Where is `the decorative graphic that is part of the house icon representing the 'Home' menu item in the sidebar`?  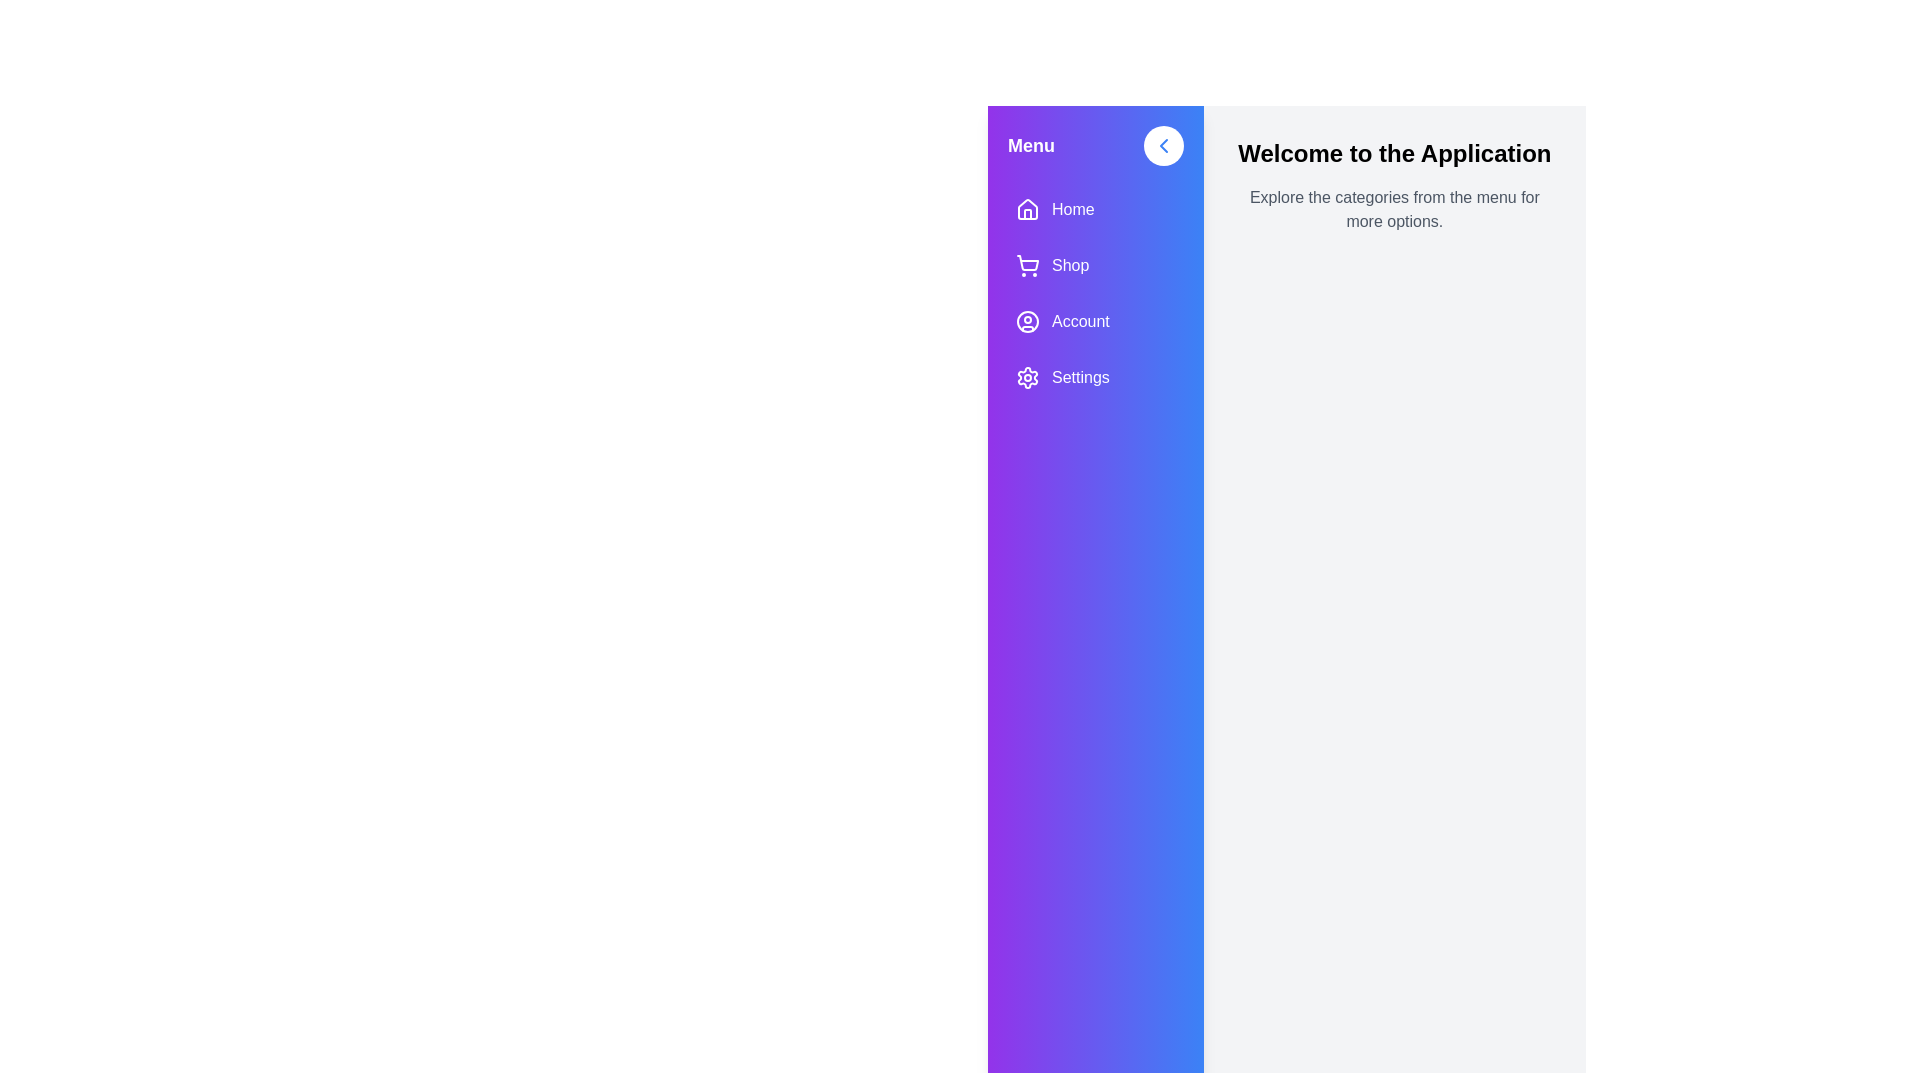 the decorative graphic that is part of the house icon representing the 'Home' menu item in the sidebar is located at coordinates (1027, 213).